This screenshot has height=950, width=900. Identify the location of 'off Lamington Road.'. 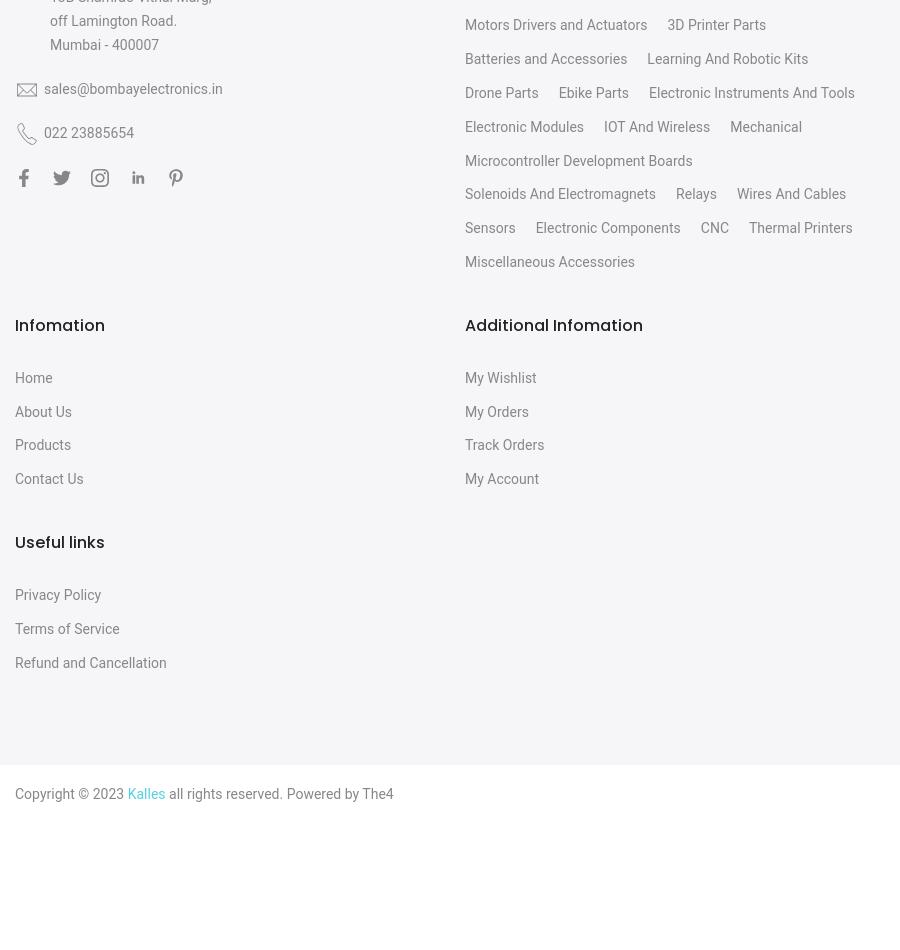
(113, 20).